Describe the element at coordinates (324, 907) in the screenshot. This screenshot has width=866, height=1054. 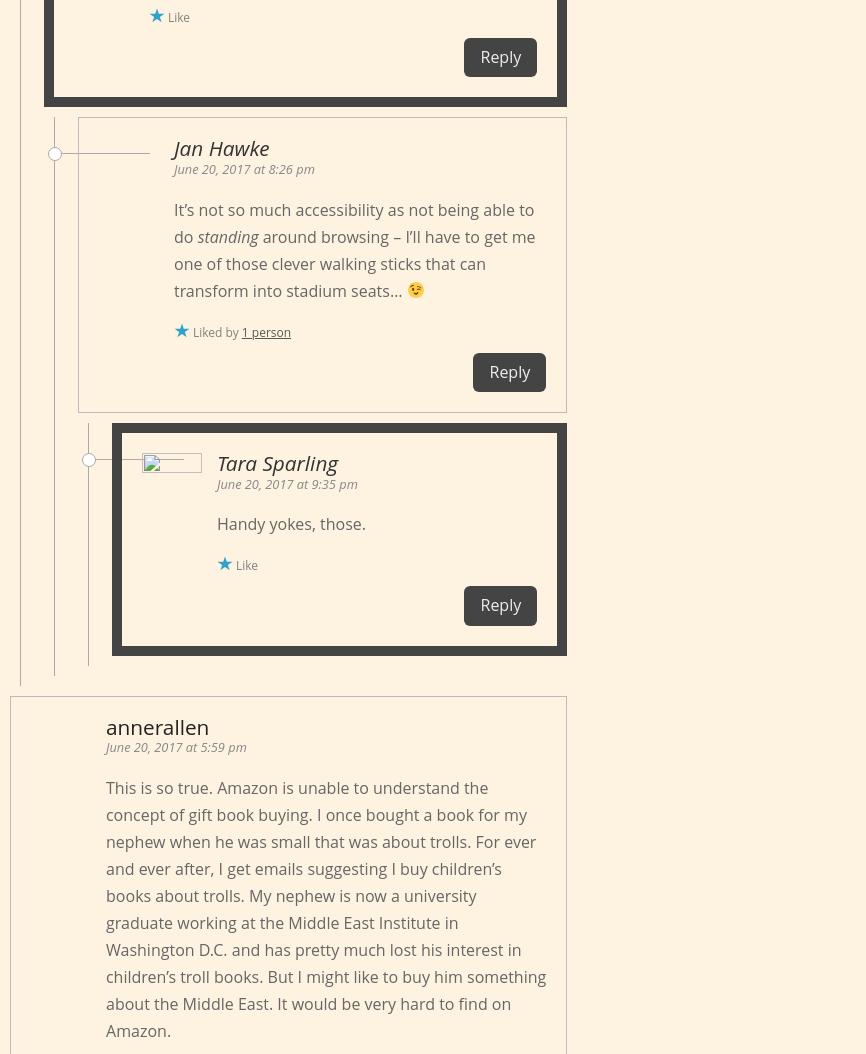
I see `'This is so true. Amazon is unable to understand the concept of gift book buying. I once bought a book for my nephew when he was small that was about trolls. For ever and ever after, I get emails suggesting I buy children’s books about trolls. My nephew is now a university graduate working at the Middle East Institute in Washington D.C. and has pretty much lost his interest in children’s troll books. But I might like to buy him something about the Middle East. It would be very hard to find on Amazon.'` at that location.